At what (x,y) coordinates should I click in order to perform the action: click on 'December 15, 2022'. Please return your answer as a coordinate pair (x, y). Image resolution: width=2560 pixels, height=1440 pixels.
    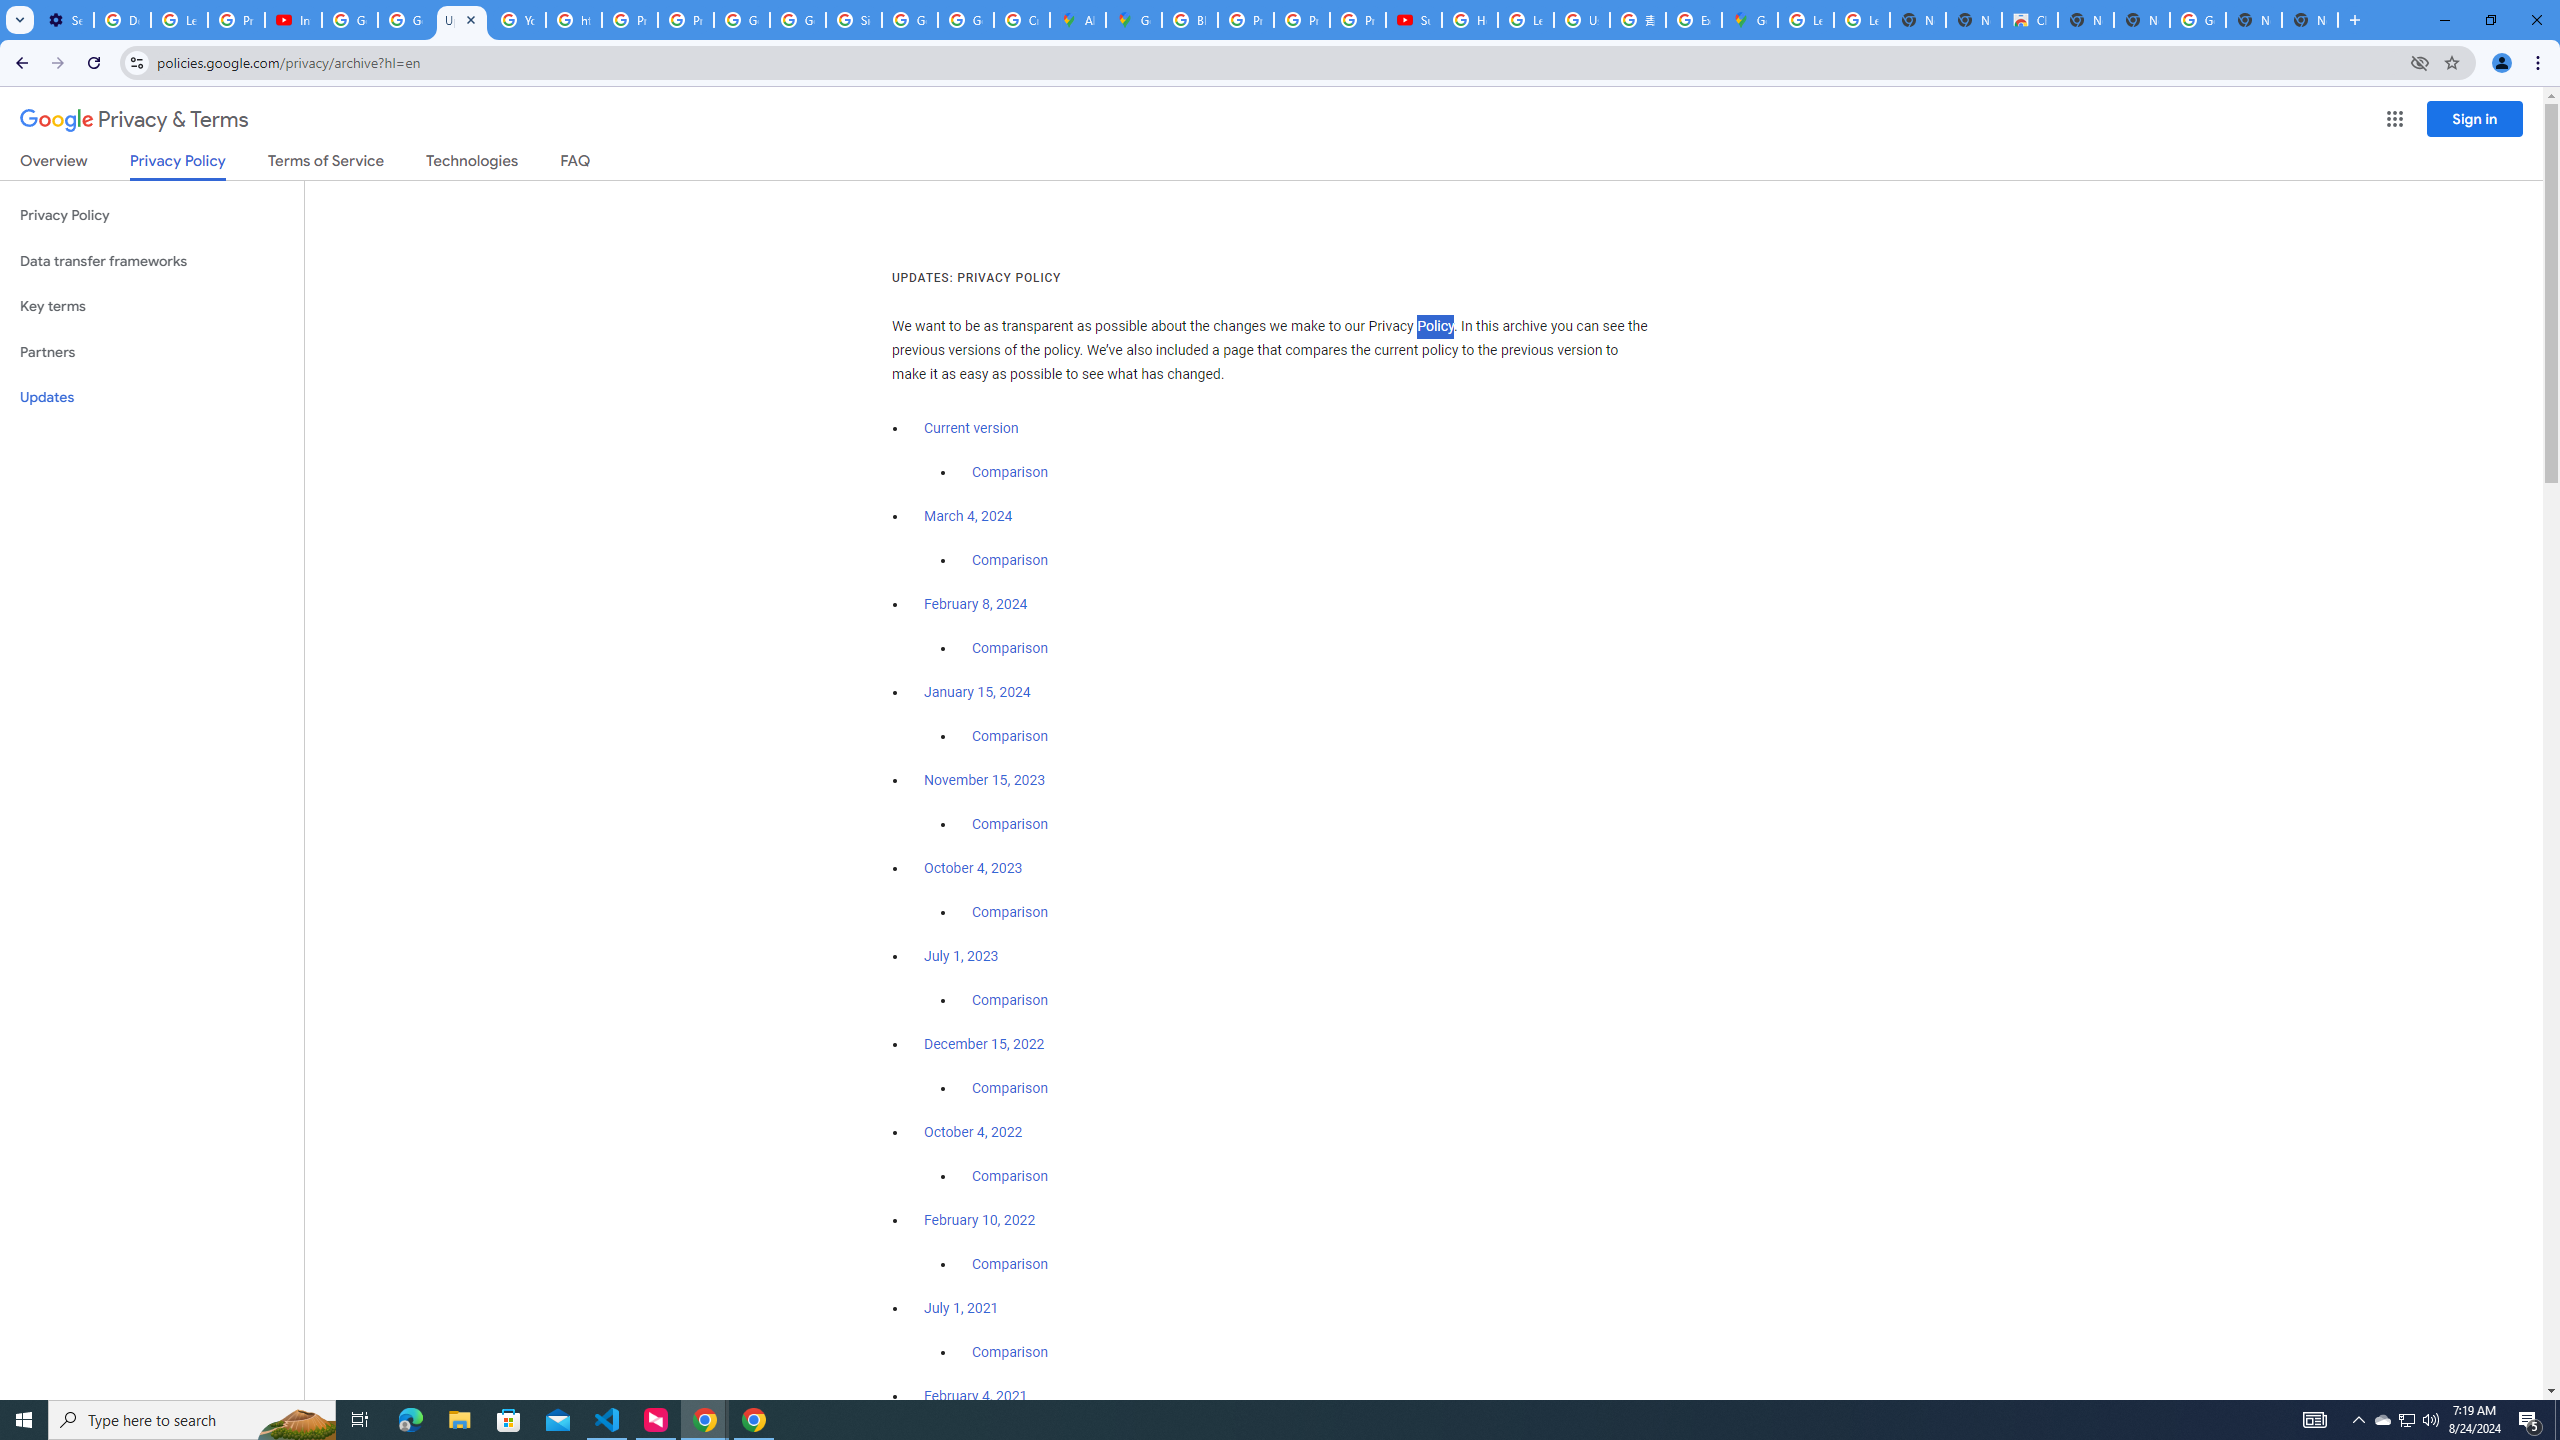
    Looking at the image, I should click on (983, 1043).